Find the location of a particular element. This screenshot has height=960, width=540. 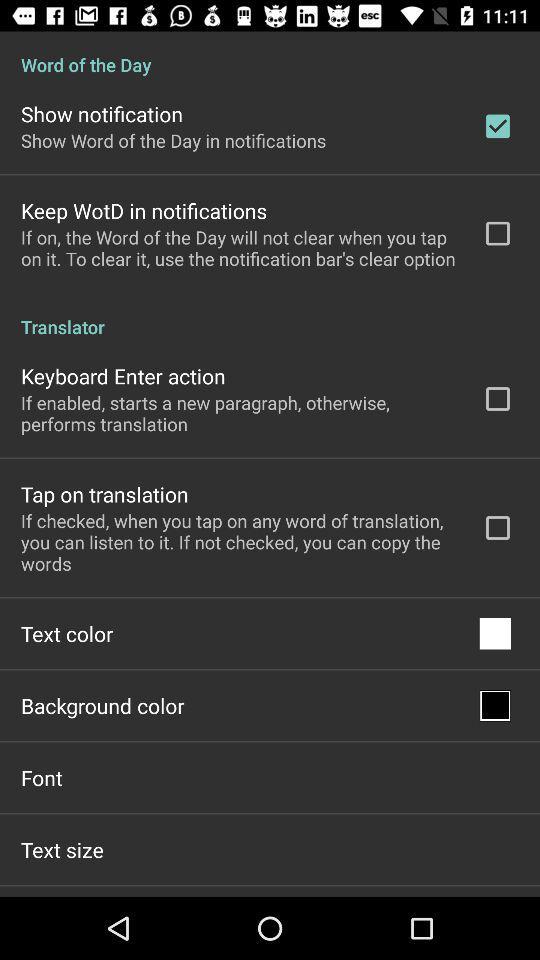

keep wotd in icon is located at coordinates (143, 210).